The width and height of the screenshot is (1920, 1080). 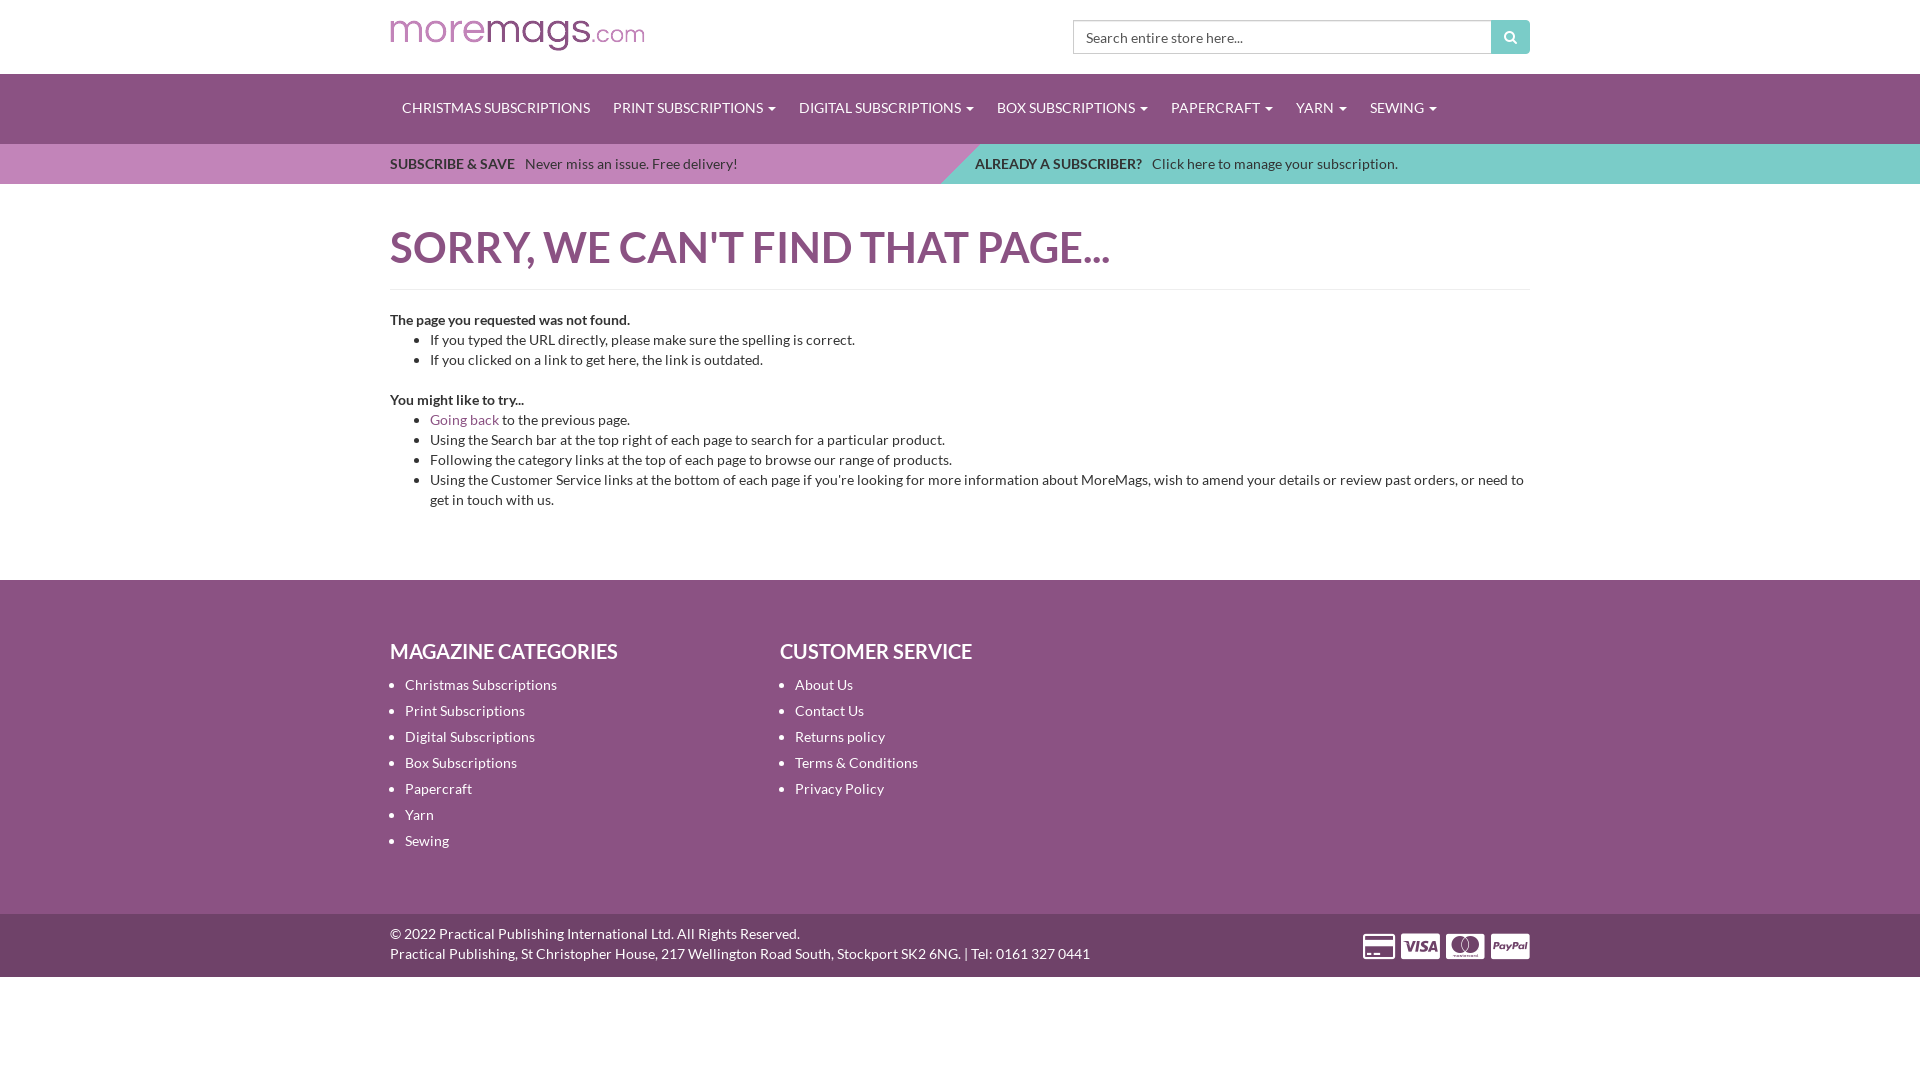 What do you see at coordinates (1070, 108) in the screenshot?
I see `'BOX SUBSCRIPTIONS'` at bounding box center [1070, 108].